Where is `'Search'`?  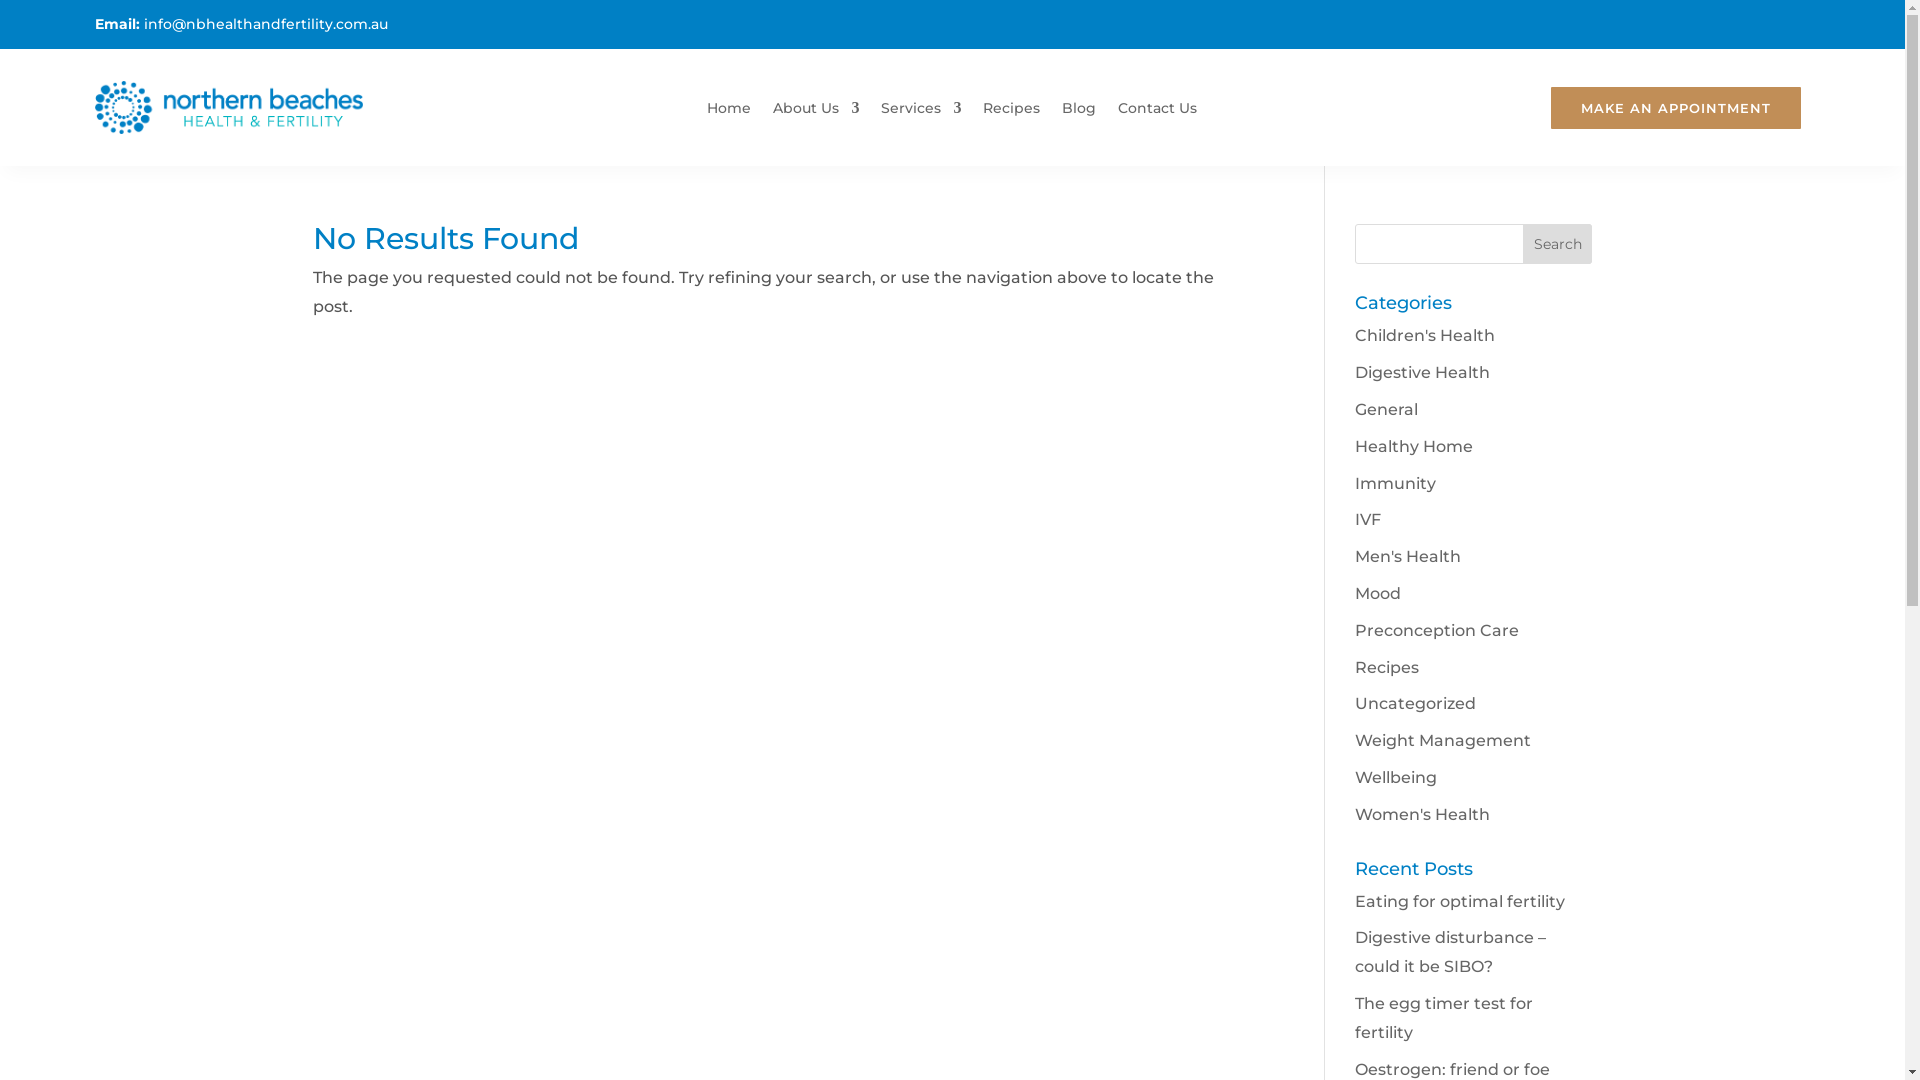
'Search' is located at coordinates (1557, 242).